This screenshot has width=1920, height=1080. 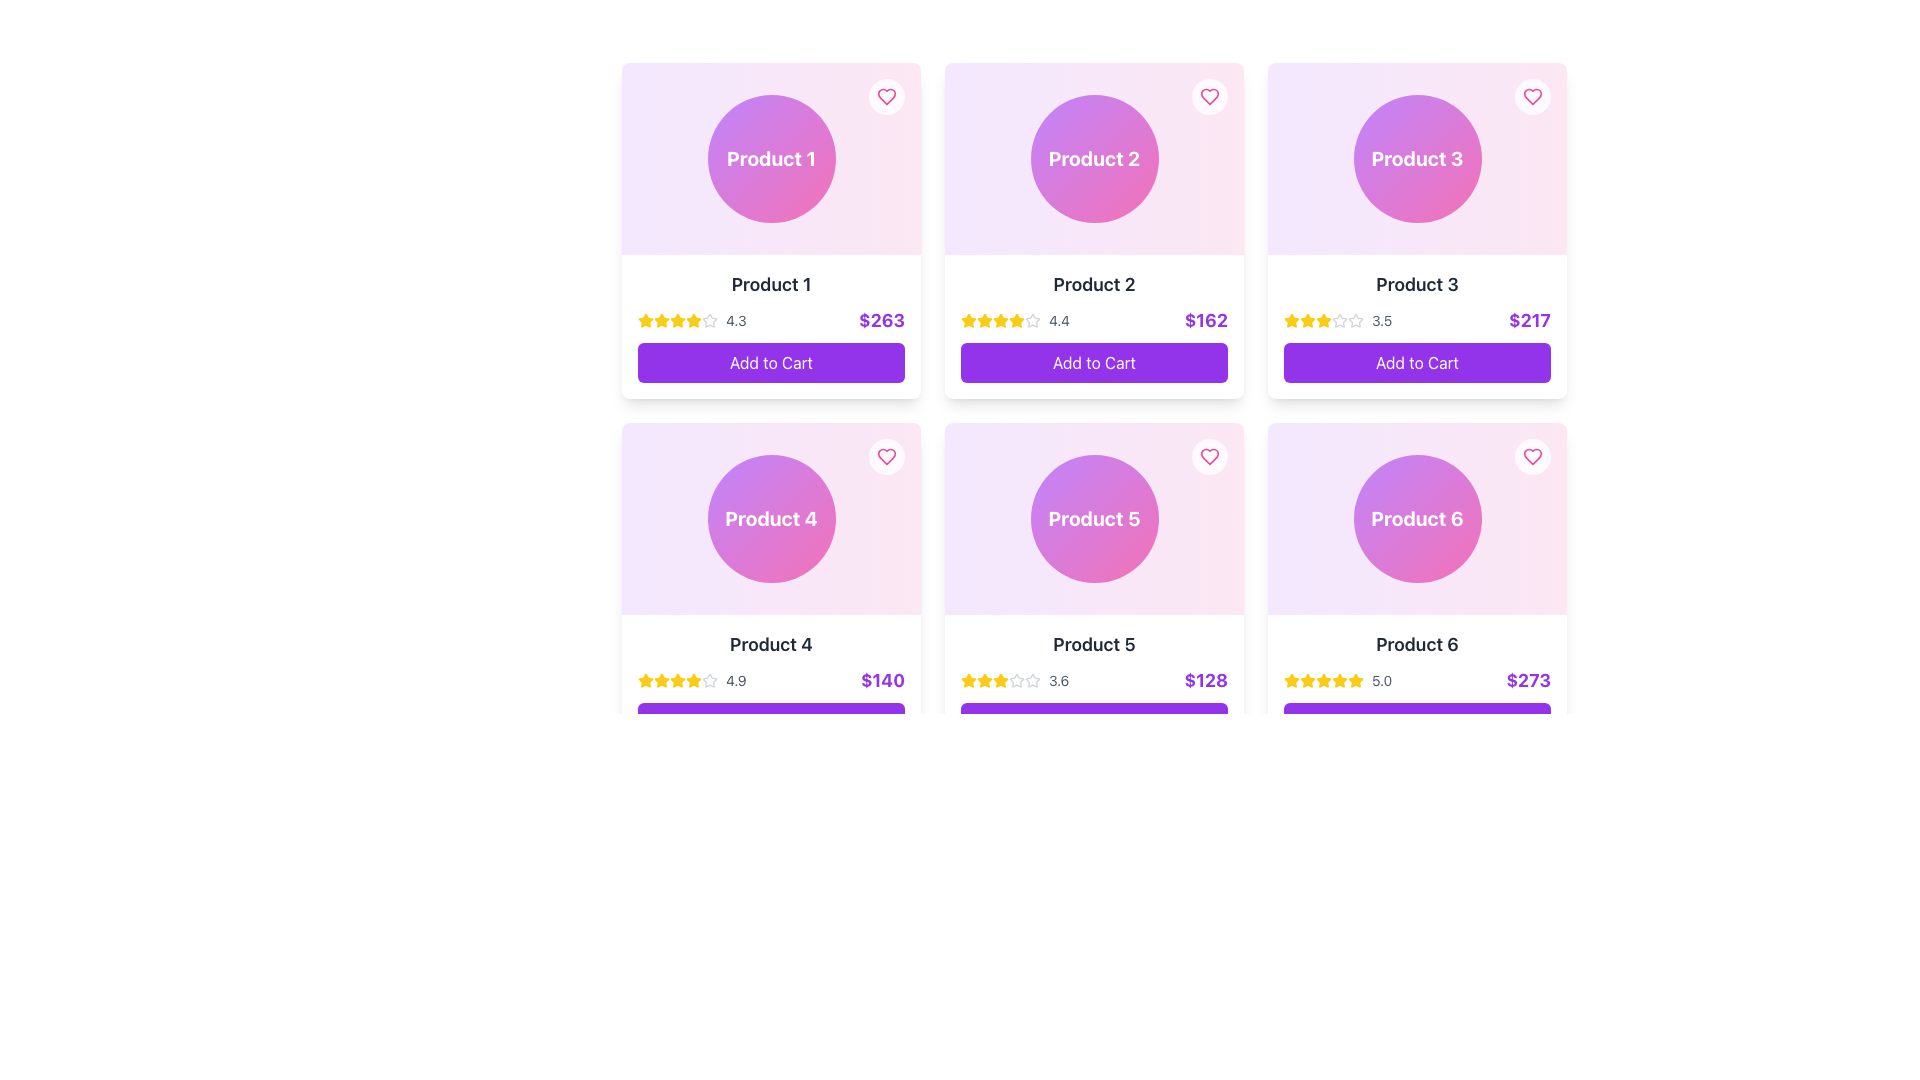 I want to click on the vibrant yellow star-shaped icon indicating a rating for 'Product 2', which is located beside the numeric rating value '4.4', so click(x=969, y=319).